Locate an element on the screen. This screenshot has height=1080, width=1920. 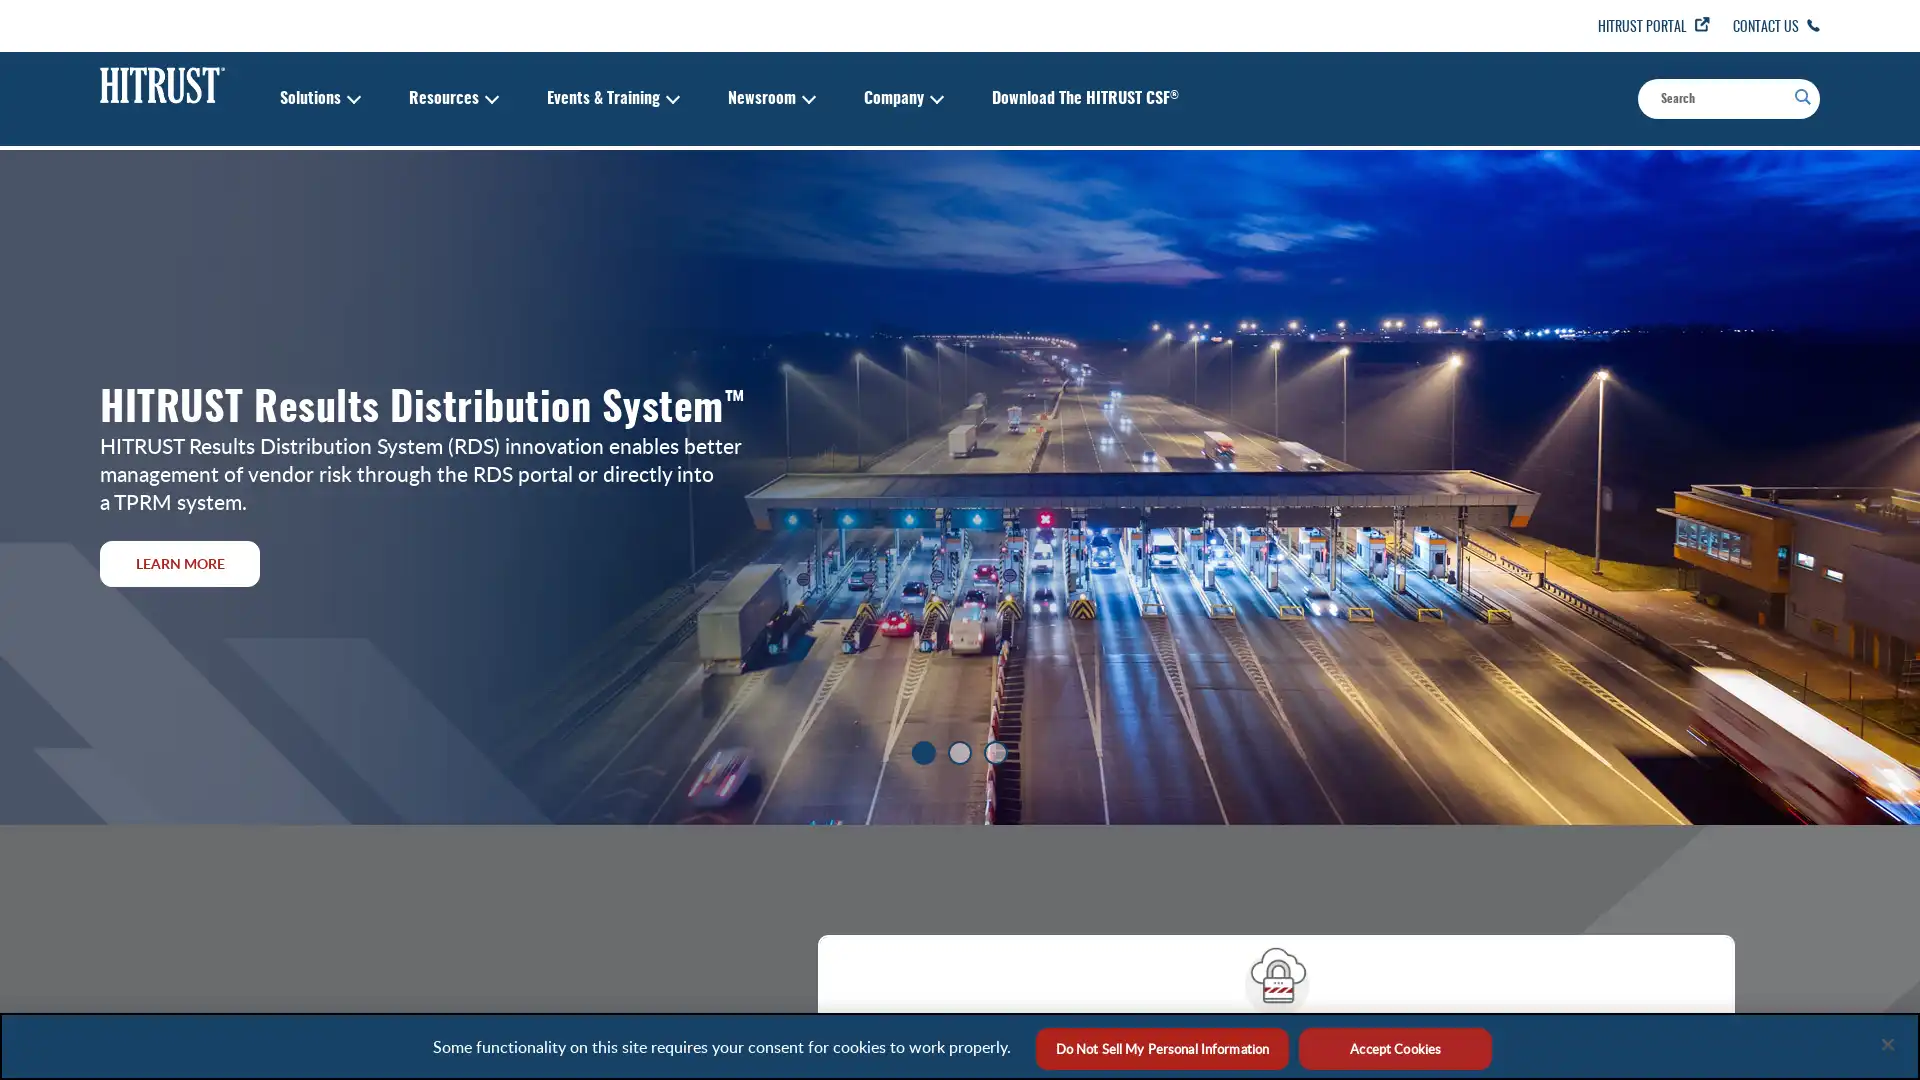
Accept Cookies is located at coordinates (1394, 1048).